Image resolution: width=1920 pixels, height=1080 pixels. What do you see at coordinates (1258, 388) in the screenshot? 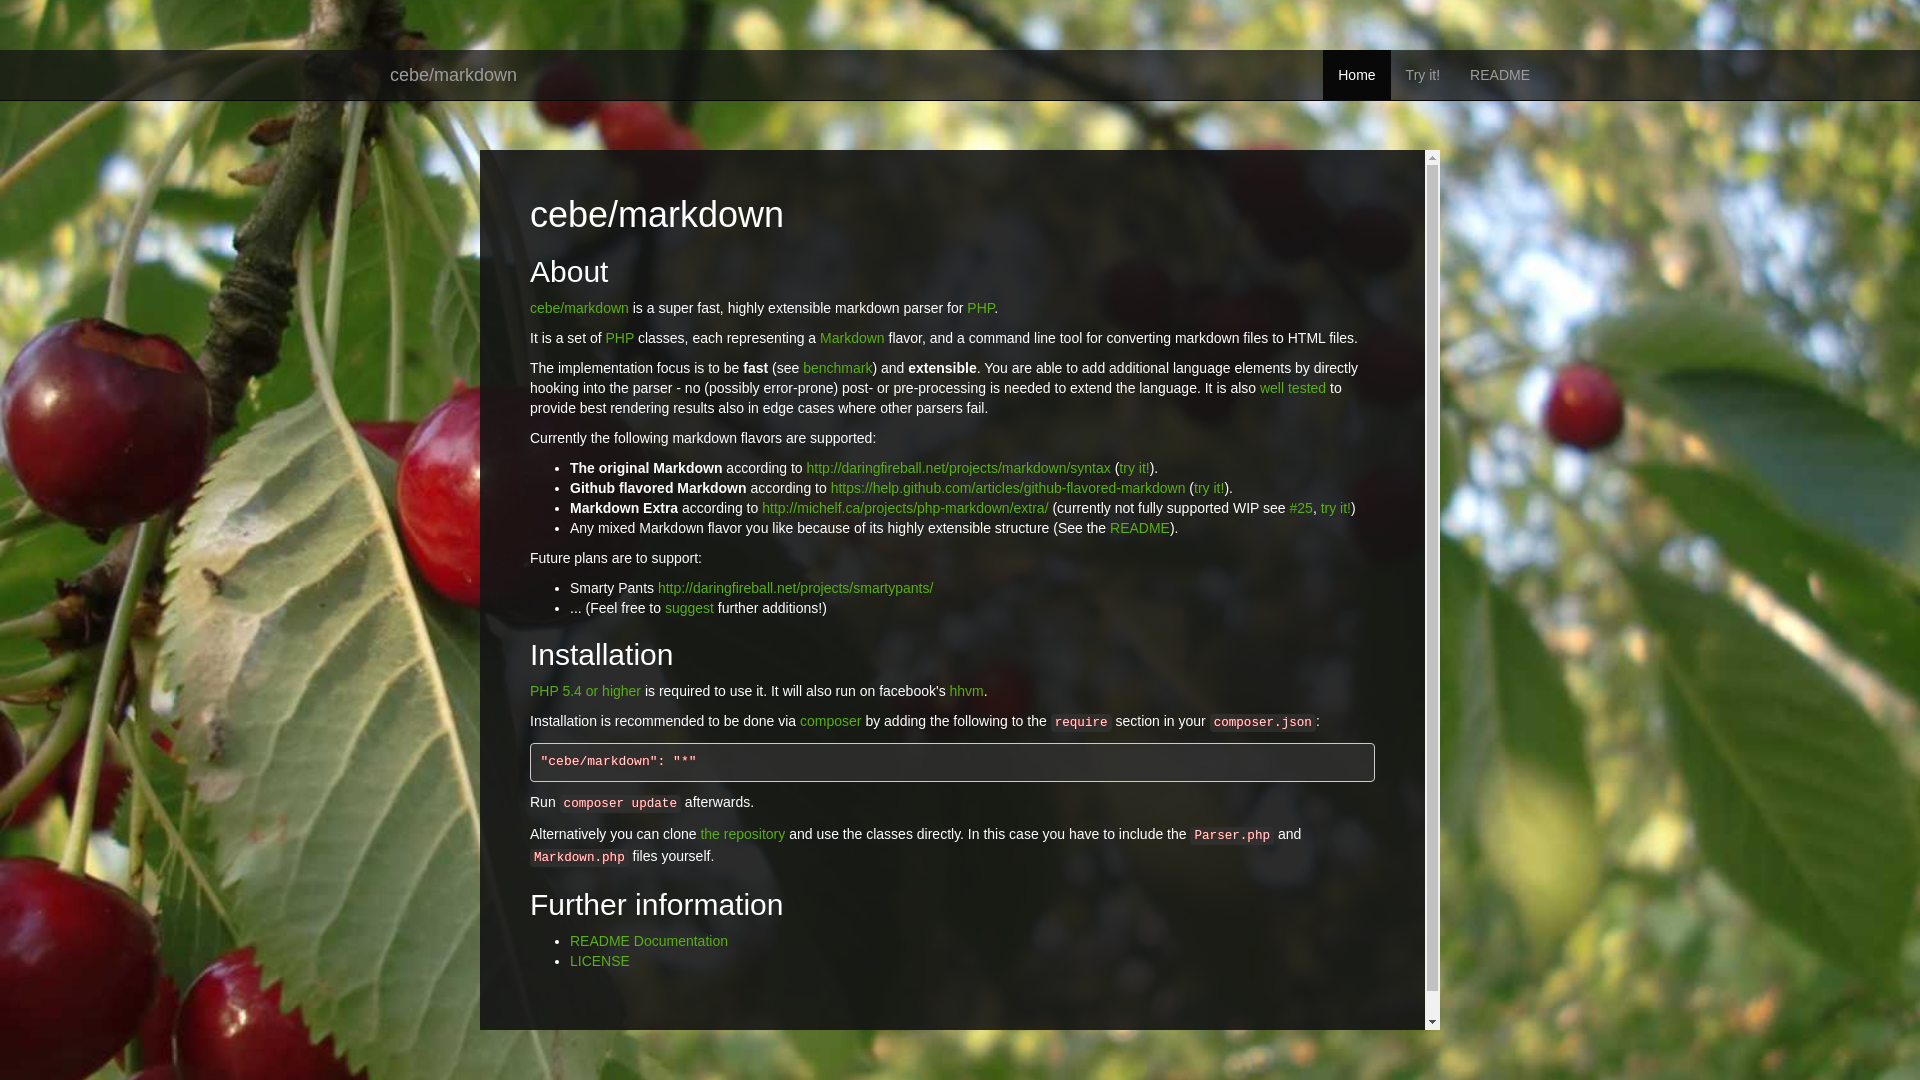
I see `'well tested'` at bounding box center [1258, 388].